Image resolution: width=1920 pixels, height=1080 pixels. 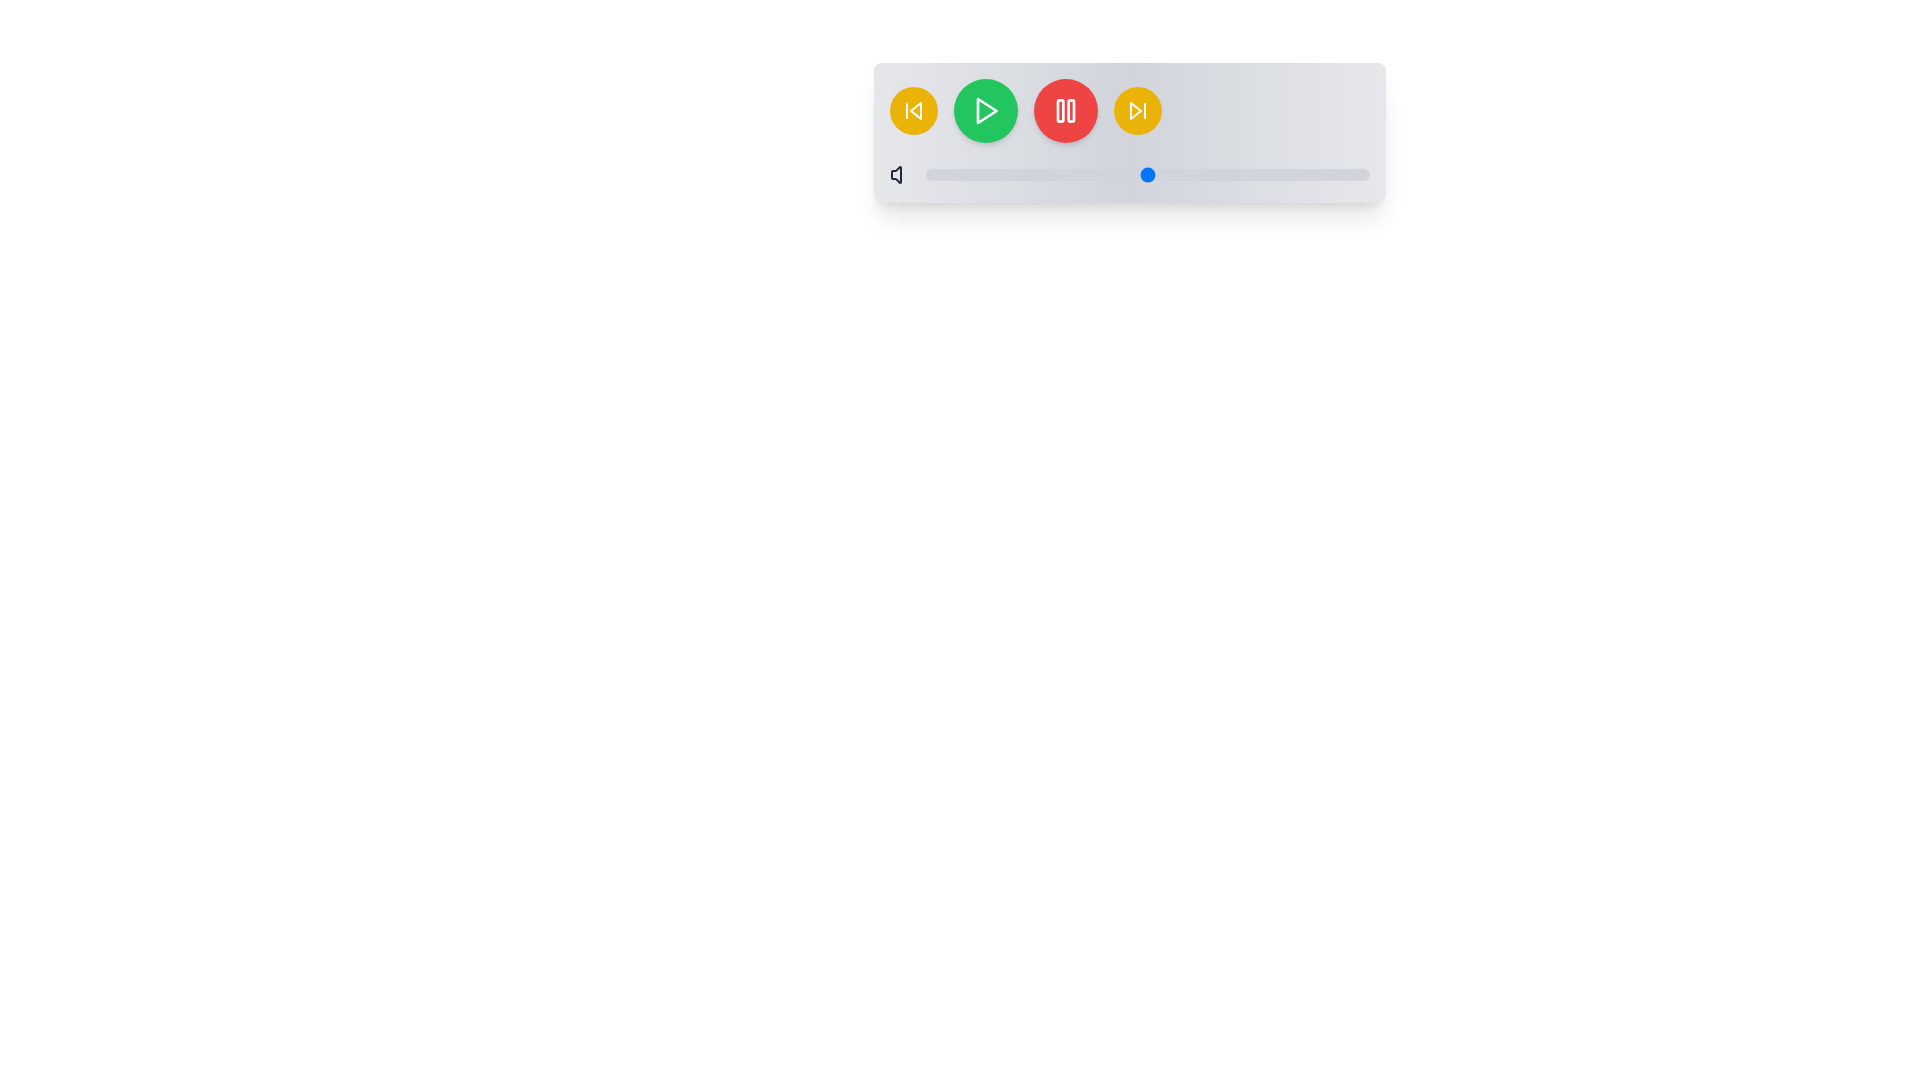 I want to click on the slider, so click(x=942, y=173).